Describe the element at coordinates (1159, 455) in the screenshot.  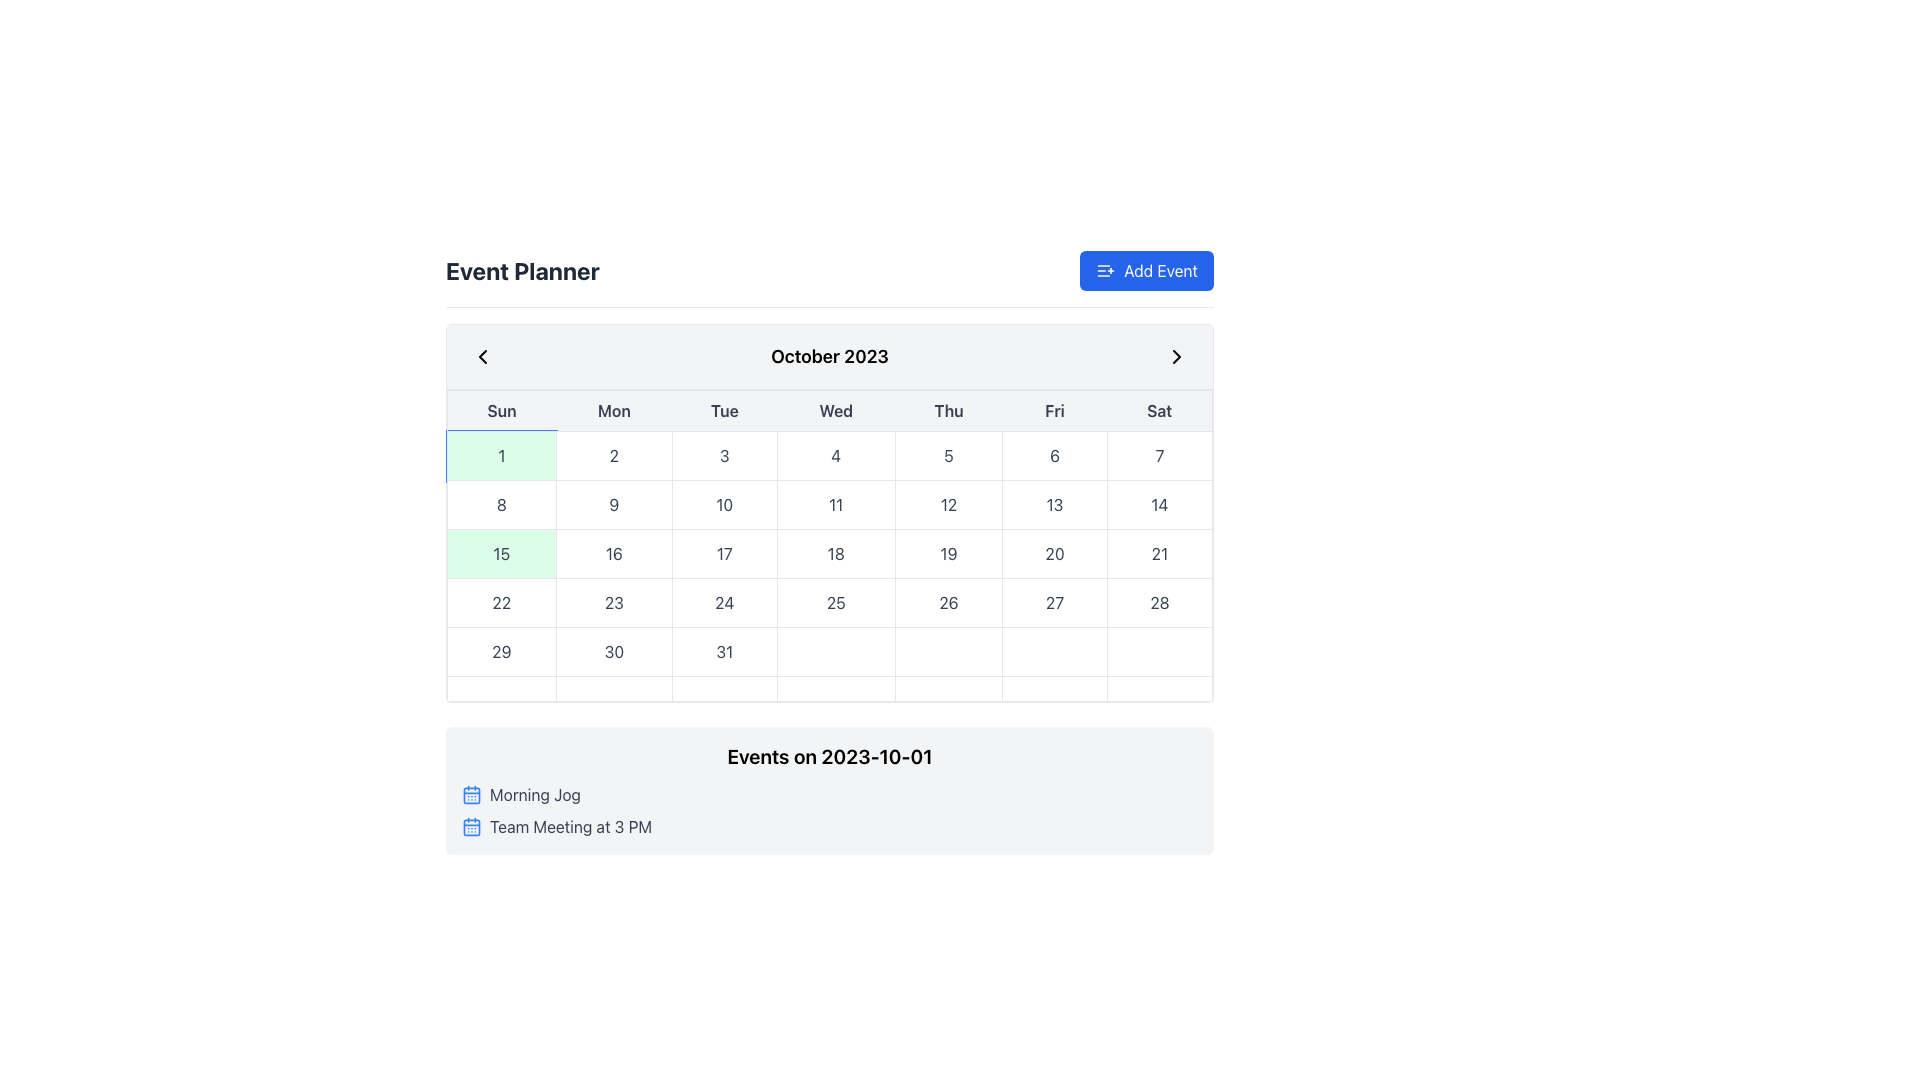
I see `the clickable calendar day element representing the number '7' for October 7, 2023, located at the top right corner of the calendar interface` at that location.